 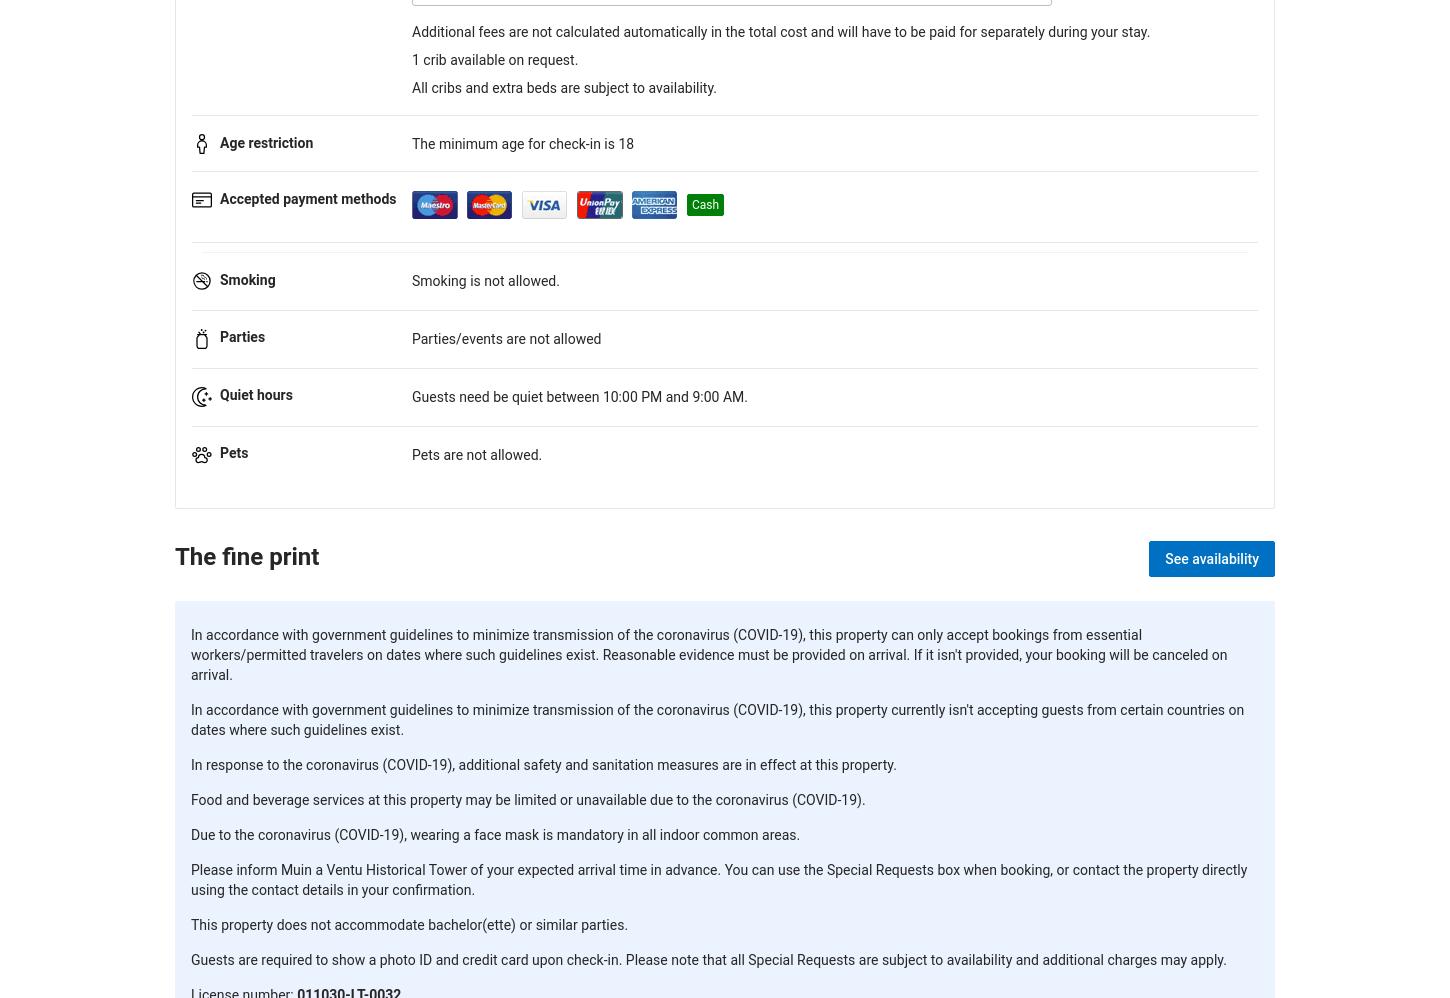 I want to click on 'In accordance with government guidelines to minimize transmission of the coronavirus (COVID-19), this property currently isn't accepting guests from certain countries on dates where such guidelines exist.', so click(x=716, y=719).